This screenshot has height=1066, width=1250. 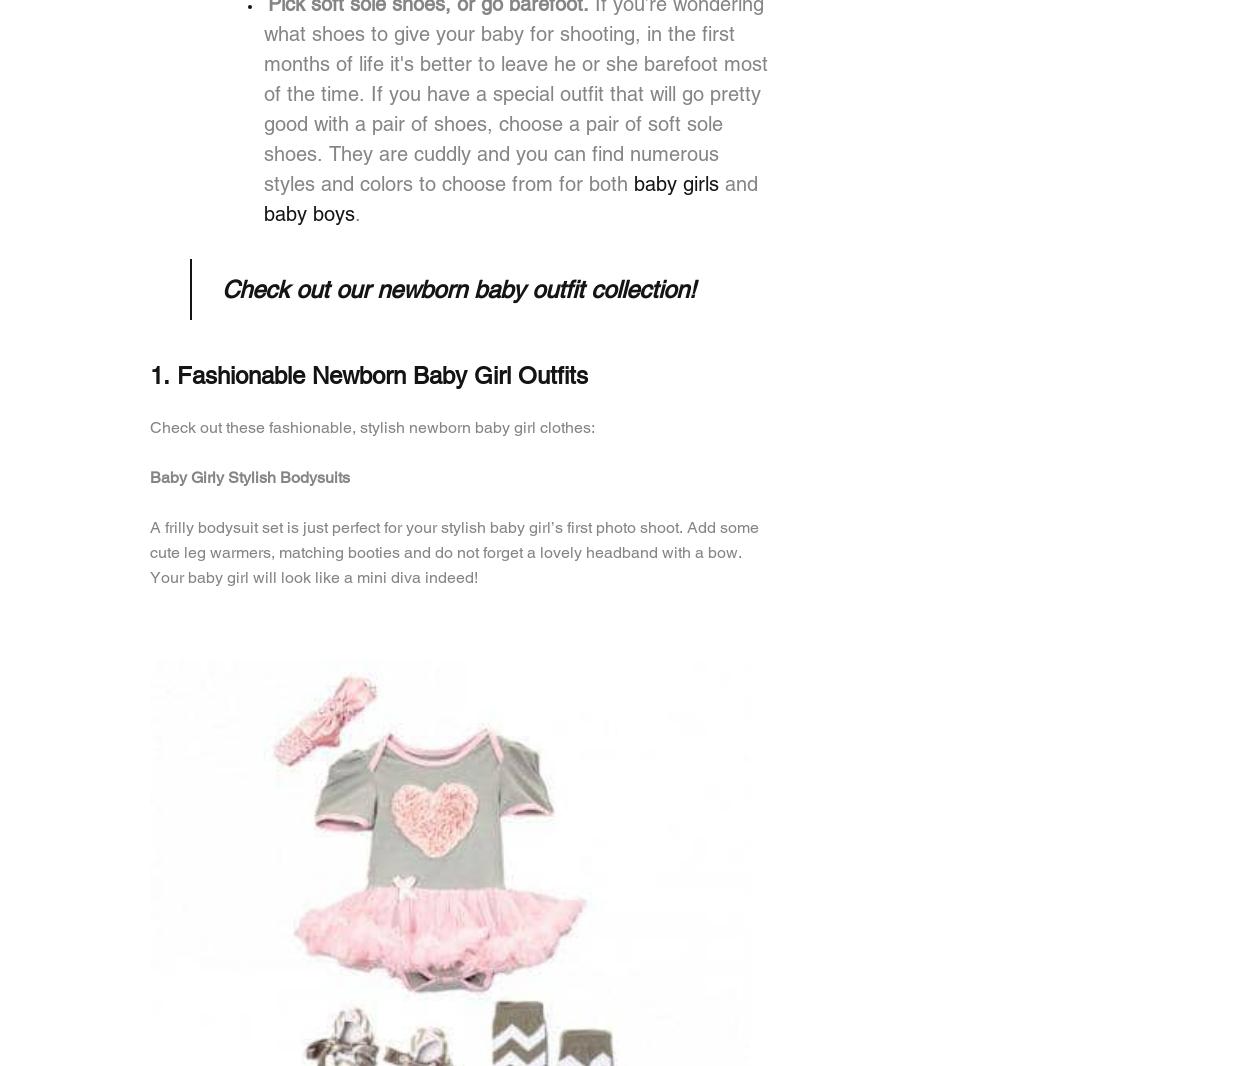 What do you see at coordinates (688, 289) in the screenshot?
I see `'!'` at bounding box center [688, 289].